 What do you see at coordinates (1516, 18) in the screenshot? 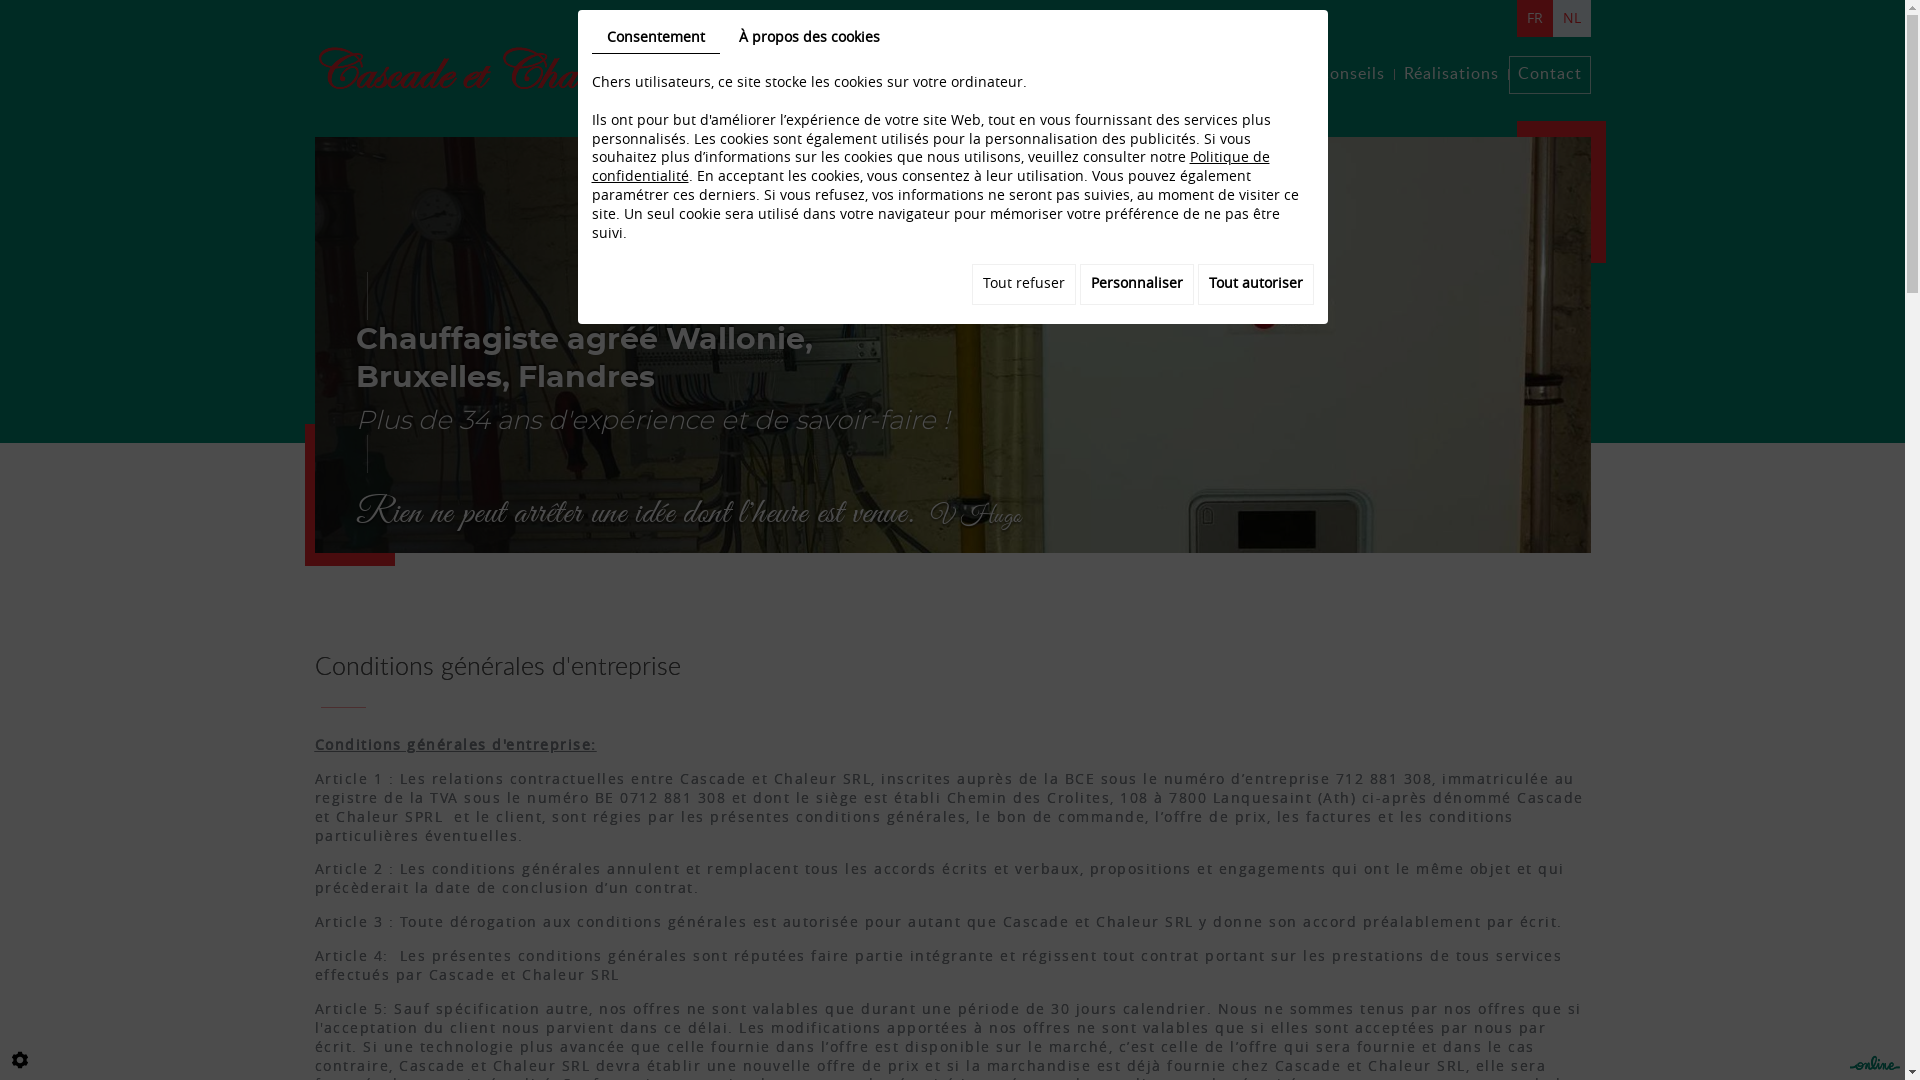
I see `'FR'` at bounding box center [1516, 18].